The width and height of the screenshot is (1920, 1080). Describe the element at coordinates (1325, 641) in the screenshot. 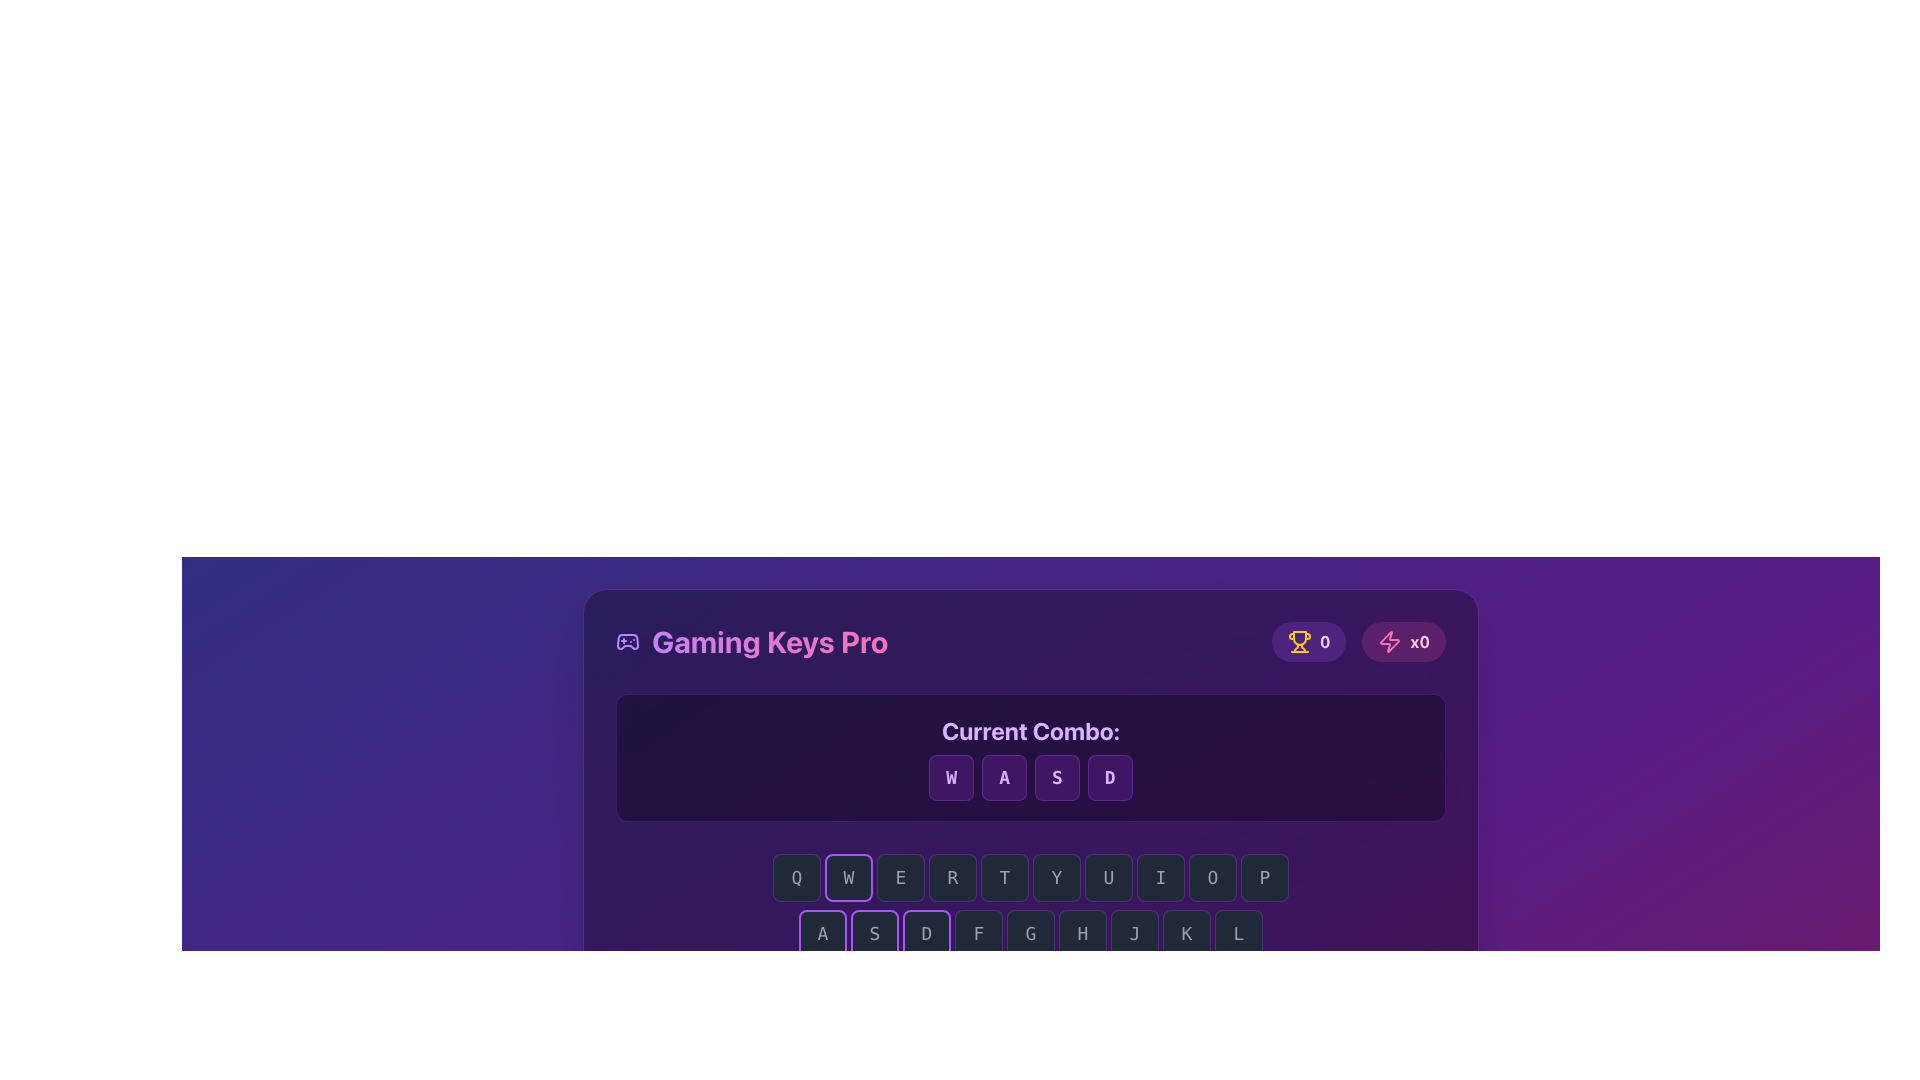

I see `the text label displaying a numeric value next to the trophy icon located at the top-right corner of the main content area` at that location.